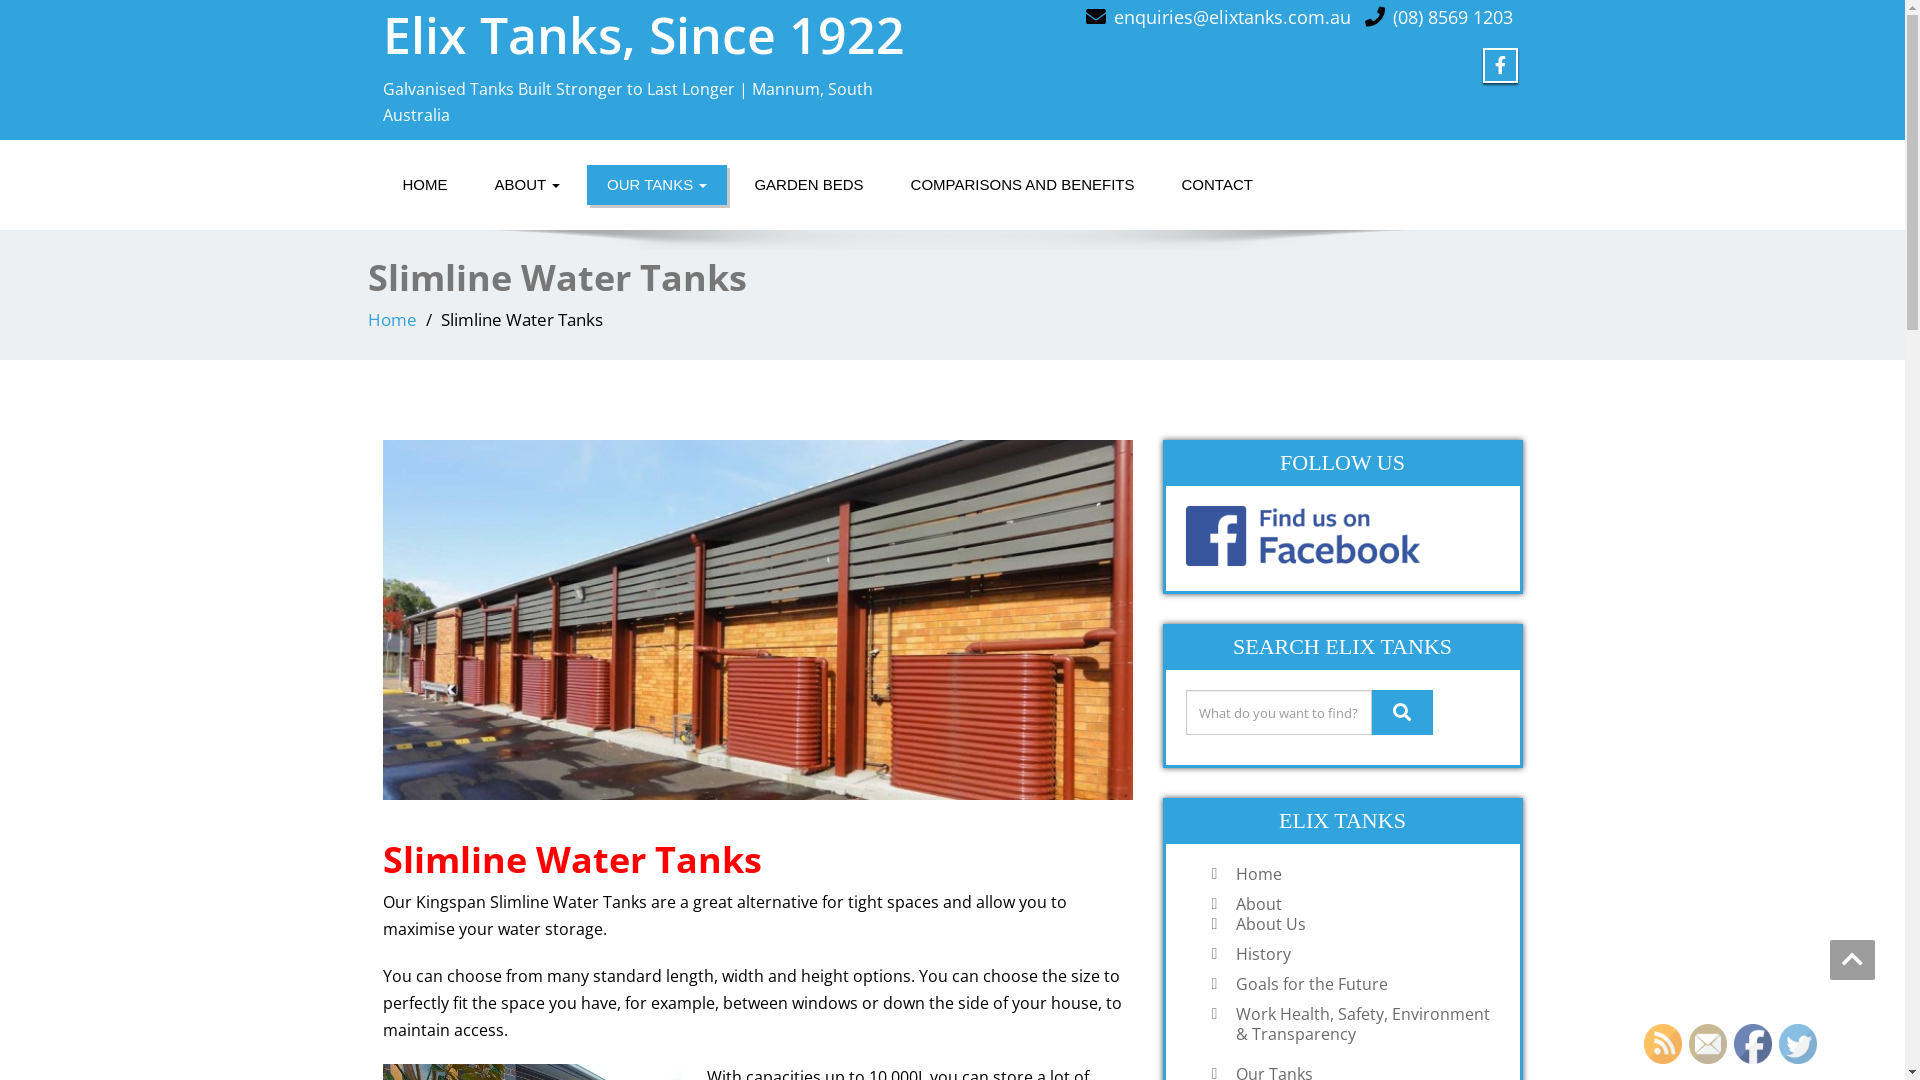 The height and width of the screenshot is (1080, 1920). Describe the element at coordinates (643, 34) in the screenshot. I see `'Elix Tanks, Since 1922'` at that location.